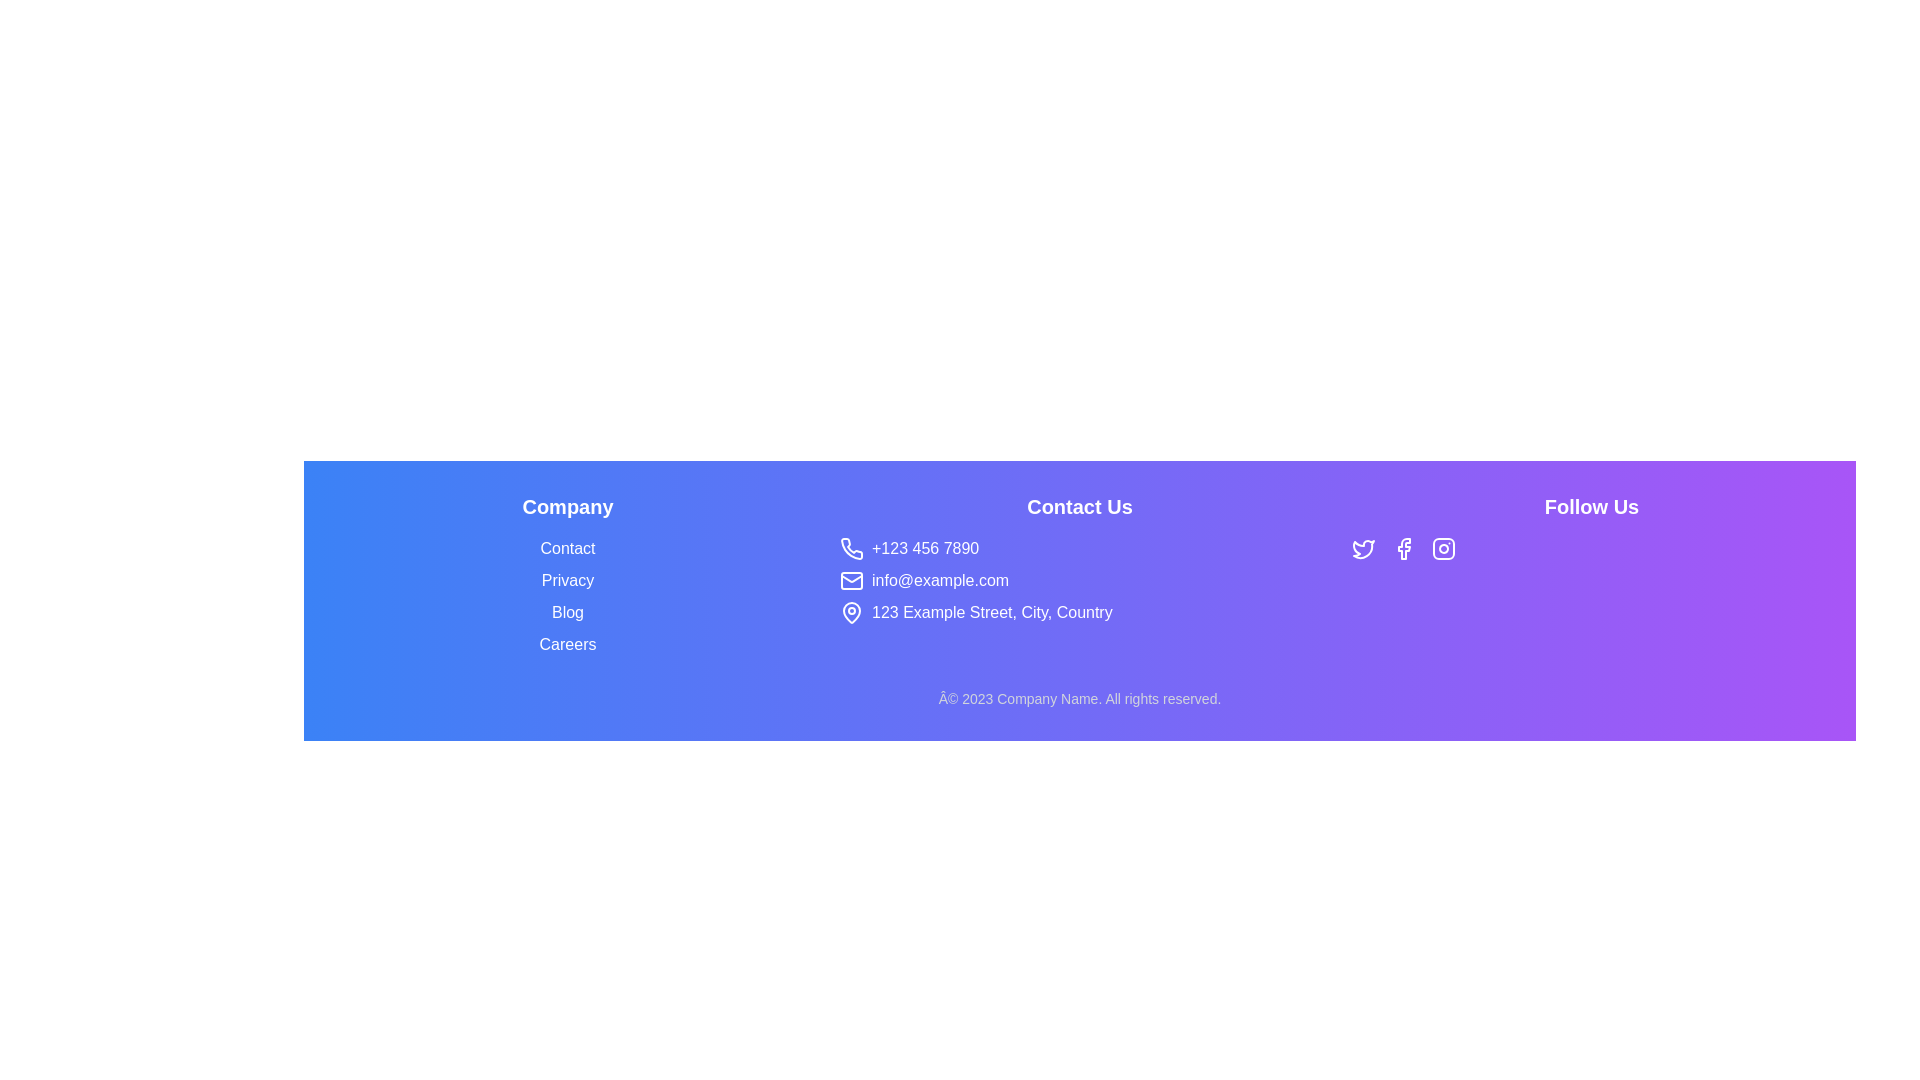  I want to click on the location pin icon in the 'Contact Us' section, which precedes the address text '123 Example Street, City, Country', so click(851, 612).